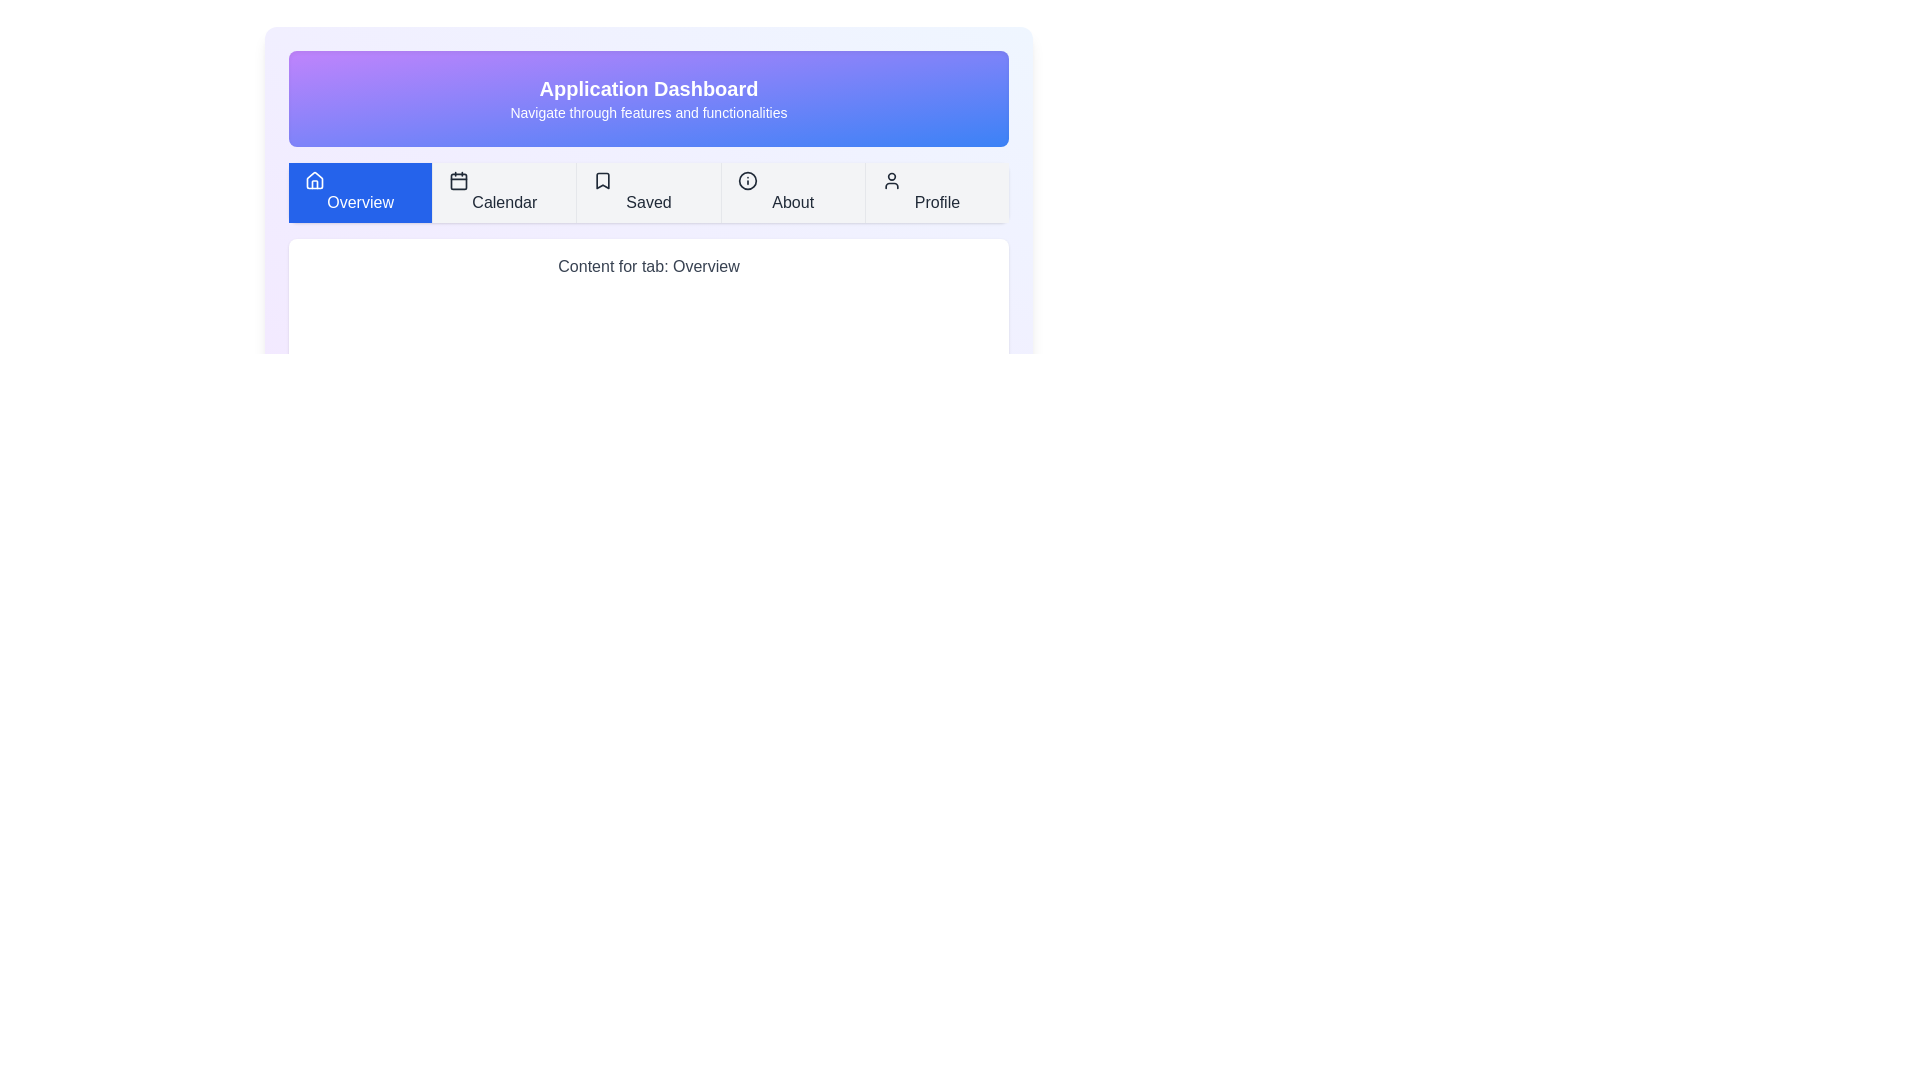  What do you see at coordinates (360, 202) in the screenshot?
I see `the 'Overview' text label located in the leftmost tab of the navigation bar` at bounding box center [360, 202].